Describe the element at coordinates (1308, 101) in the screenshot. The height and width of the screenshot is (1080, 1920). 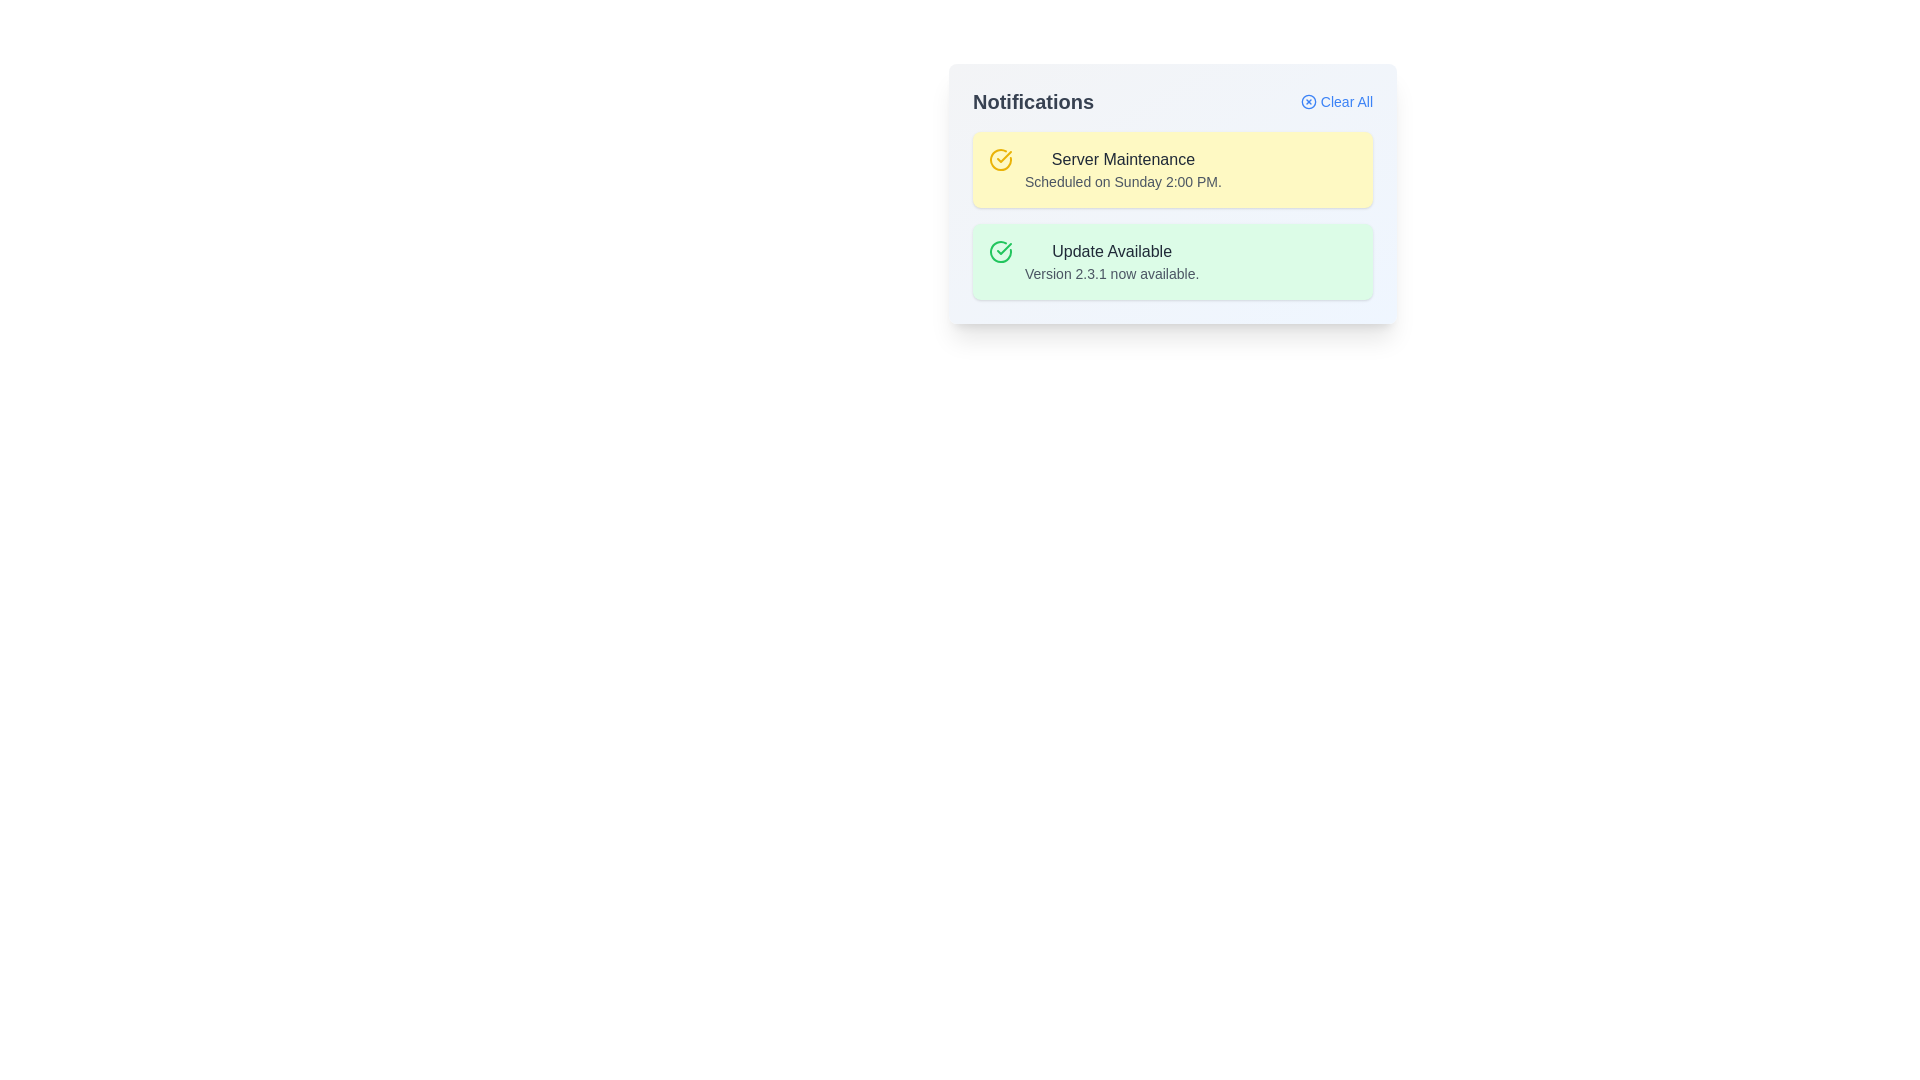
I see `the circular 'X' icon located to the left of the 'Clear All' label to initiate the clearing action` at that location.